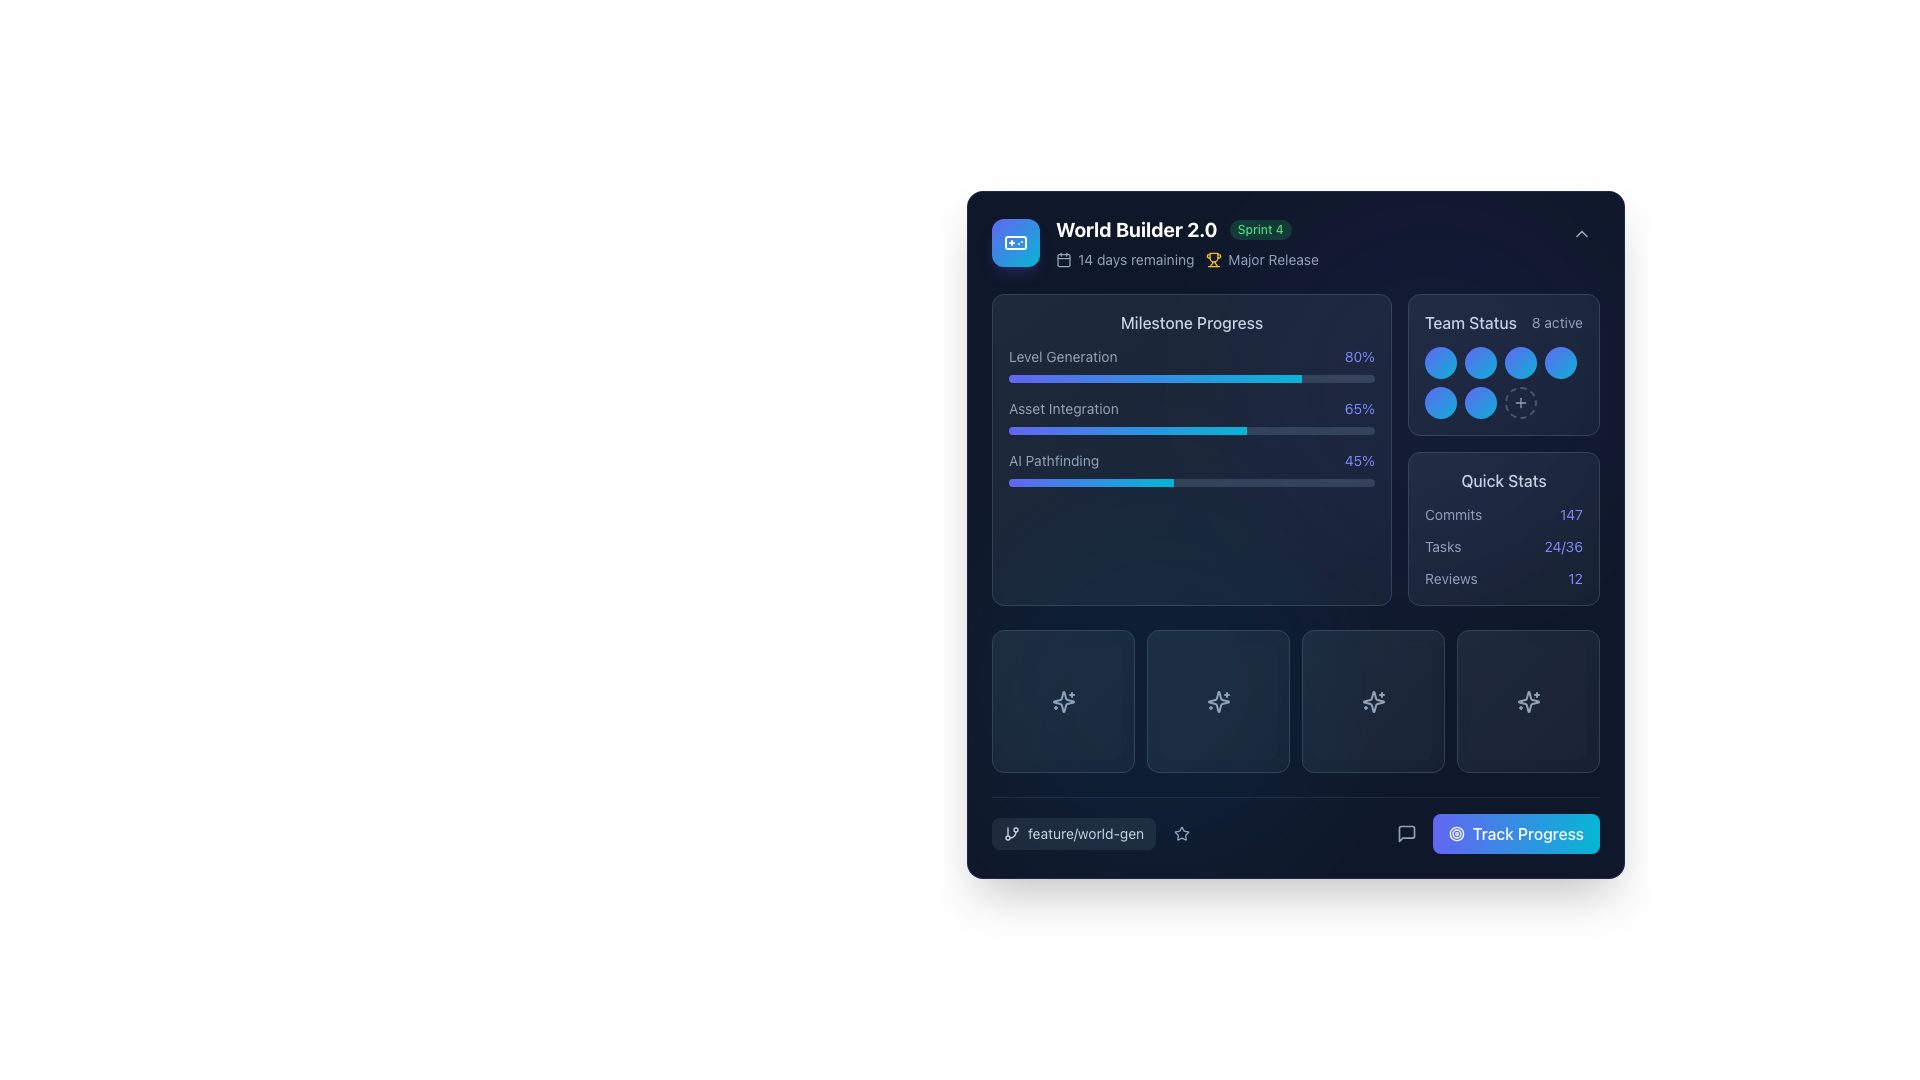 This screenshot has height=1080, width=1920. What do you see at coordinates (1217, 700) in the screenshot?
I see `the square-shaped button with a dark slate-colored background and sparkles icon, located in the lower portion of the application interface` at bounding box center [1217, 700].